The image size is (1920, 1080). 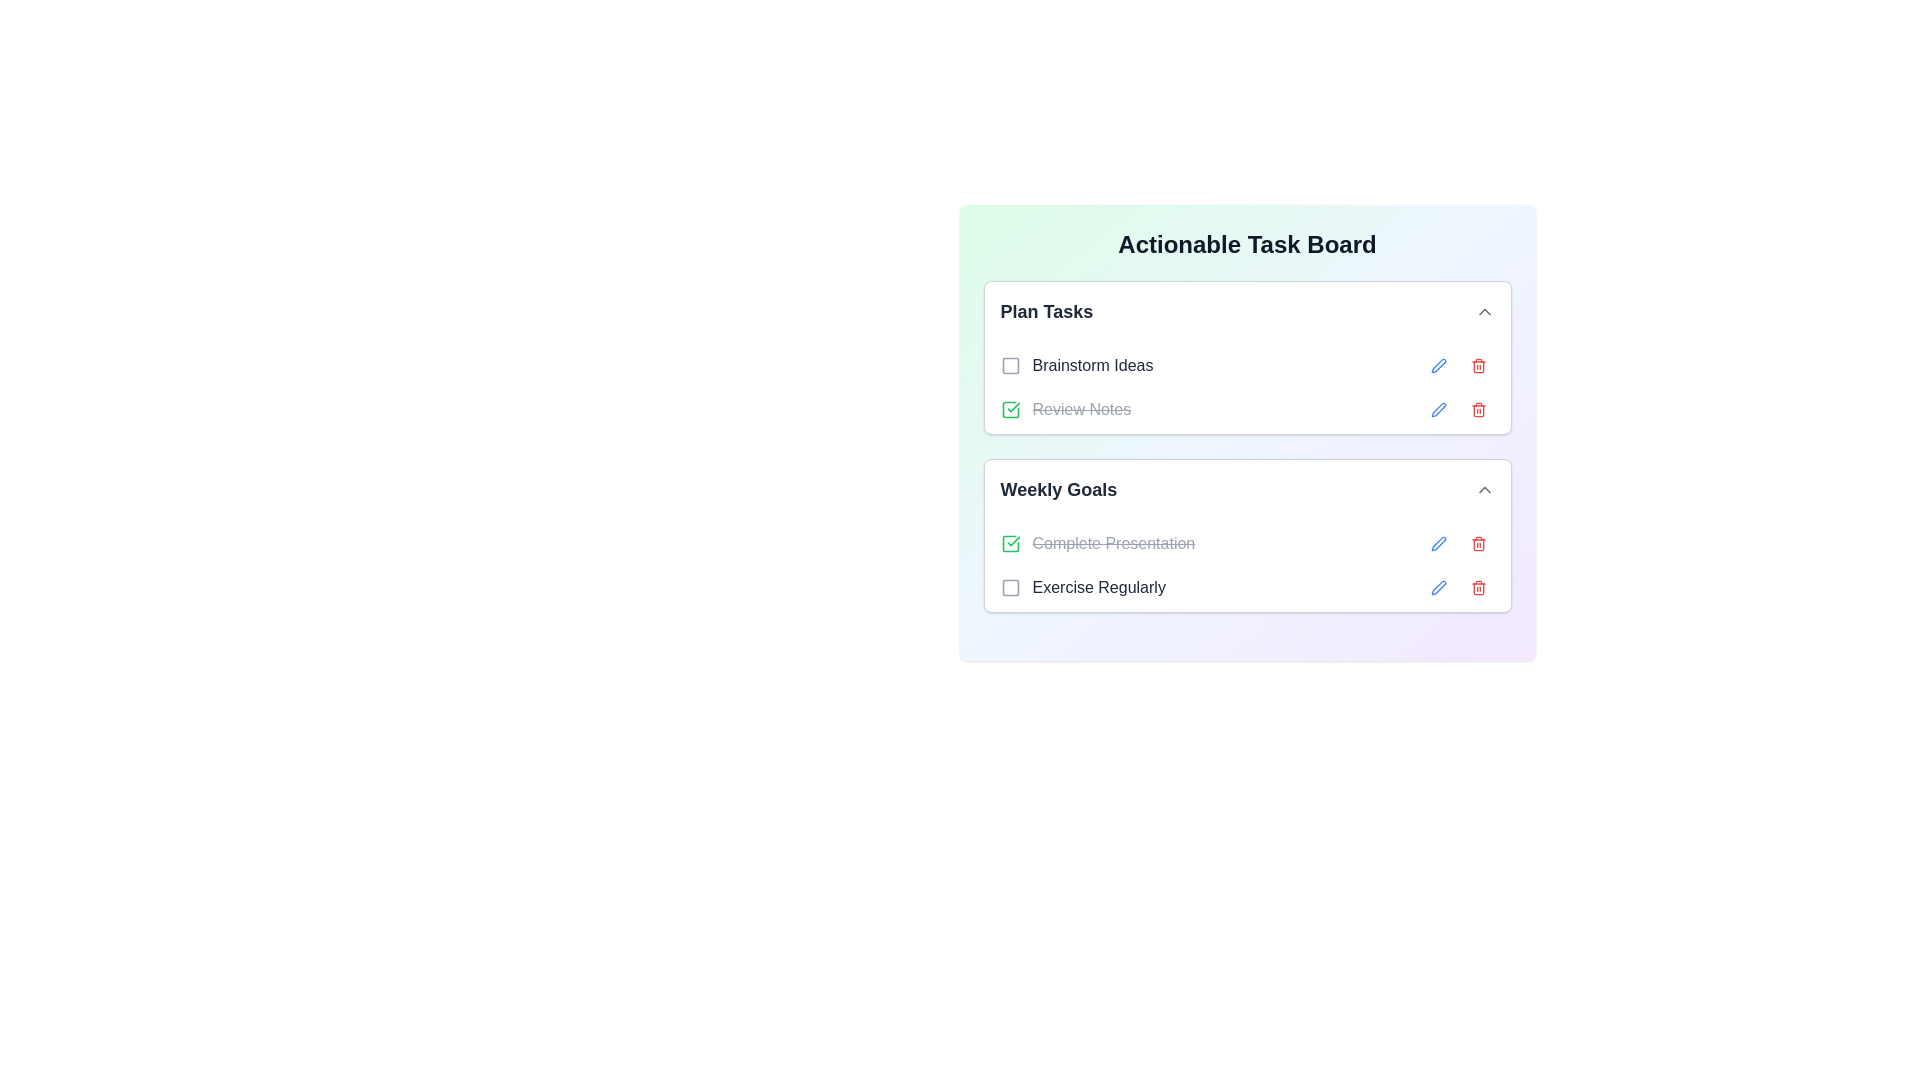 What do you see at coordinates (1484, 312) in the screenshot?
I see `the upward-pointing chevron icon located at the top-right corner of the 'Plan Tasks' section header` at bounding box center [1484, 312].